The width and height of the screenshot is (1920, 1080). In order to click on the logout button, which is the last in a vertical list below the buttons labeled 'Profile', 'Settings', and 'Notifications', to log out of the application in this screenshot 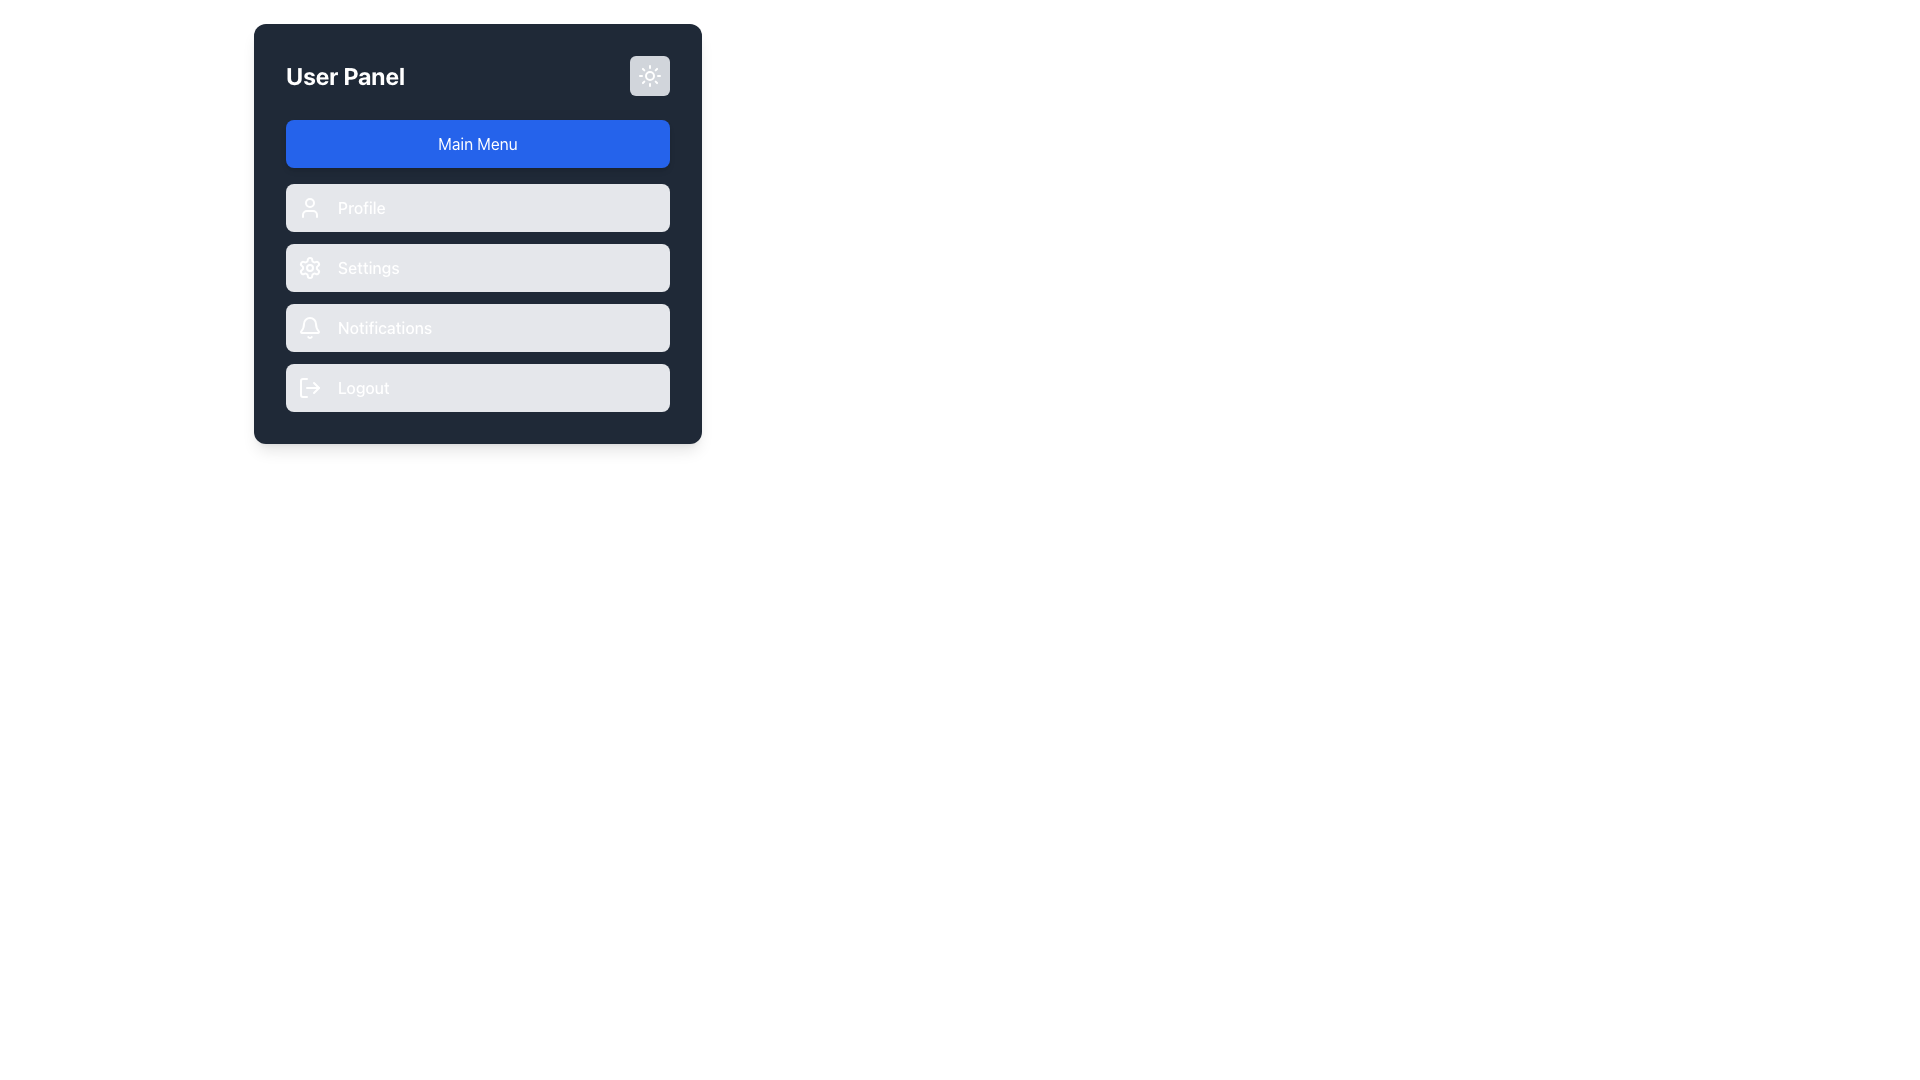, I will do `click(477, 388)`.